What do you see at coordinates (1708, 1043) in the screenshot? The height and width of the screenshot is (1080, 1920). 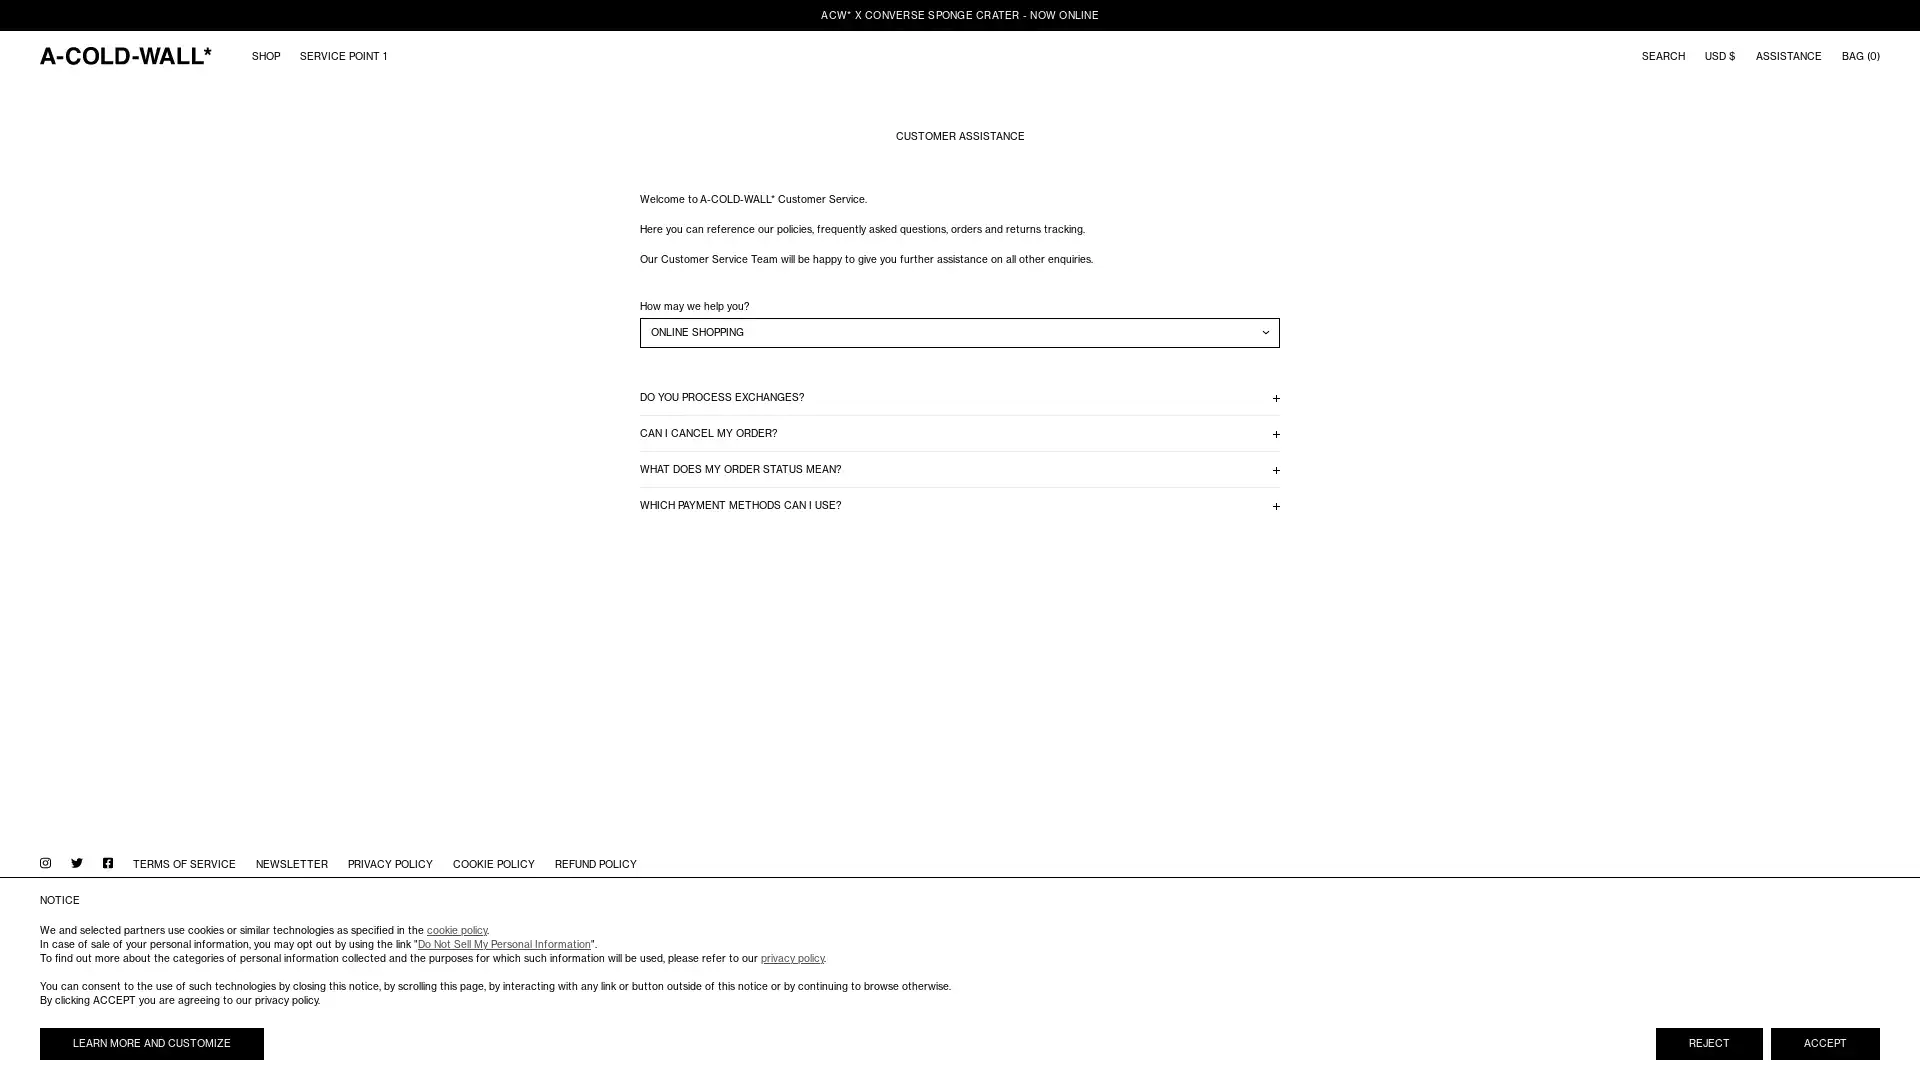 I see `REJECT` at bounding box center [1708, 1043].